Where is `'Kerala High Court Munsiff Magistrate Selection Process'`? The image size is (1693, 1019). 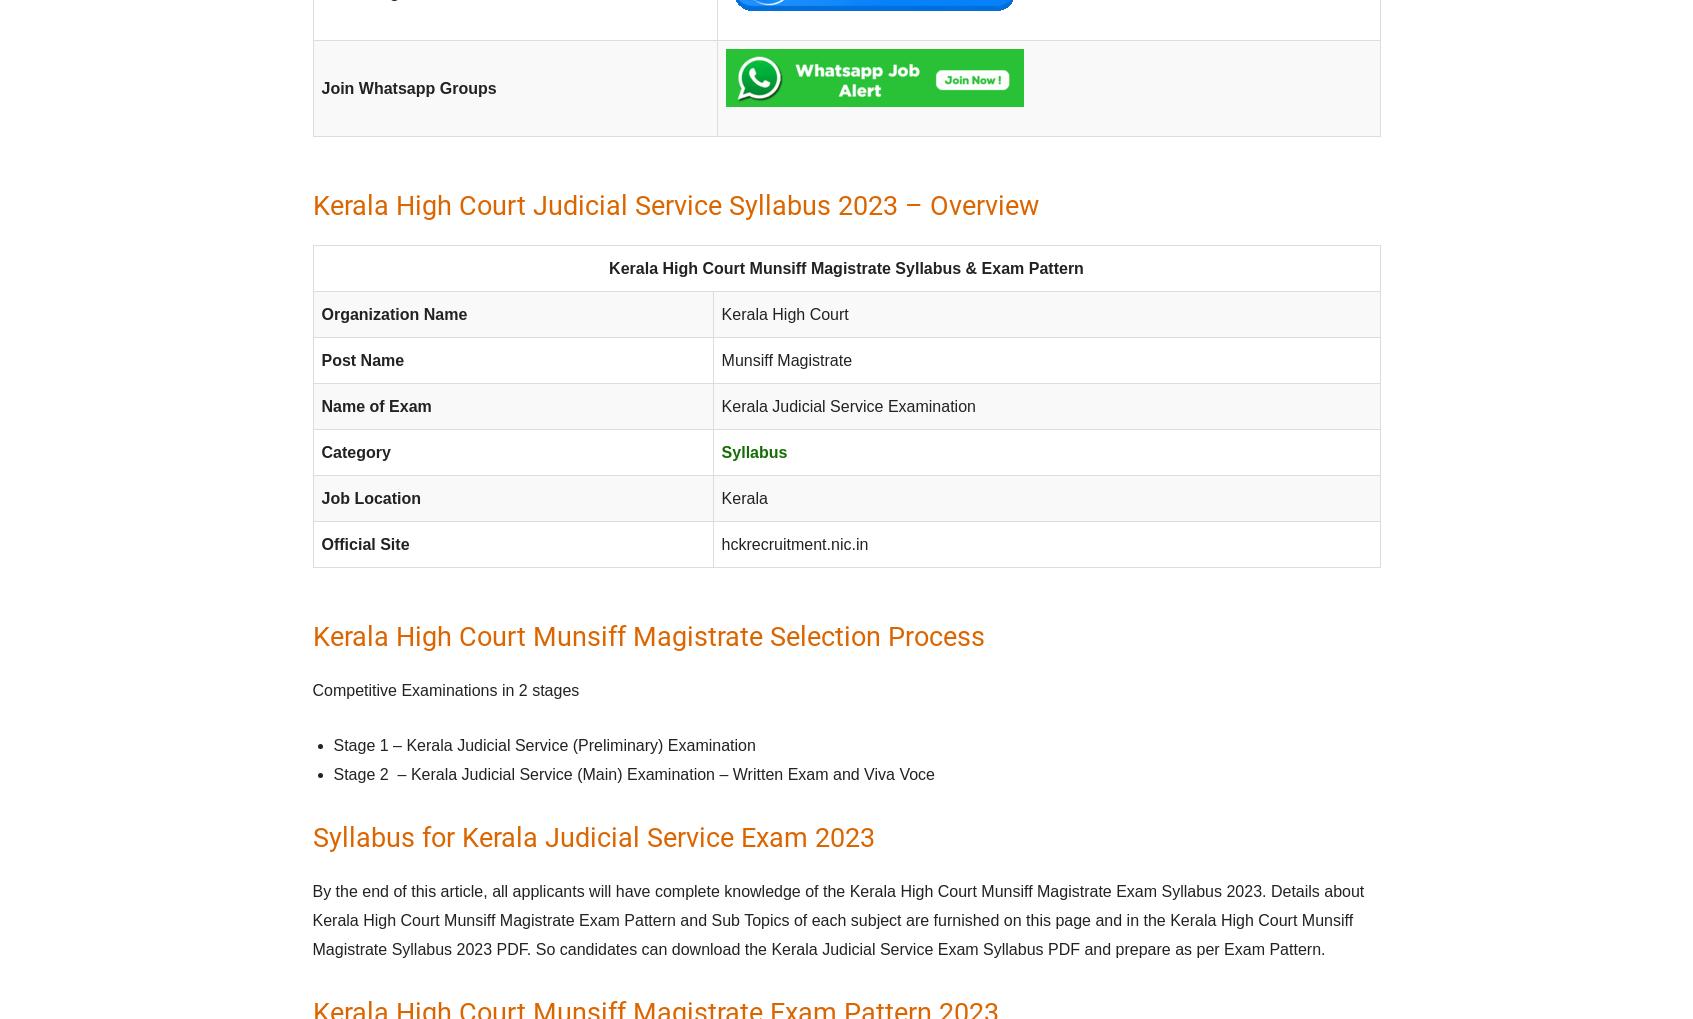 'Kerala High Court Munsiff Magistrate Selection Process' is located at coordinates (648, 636).